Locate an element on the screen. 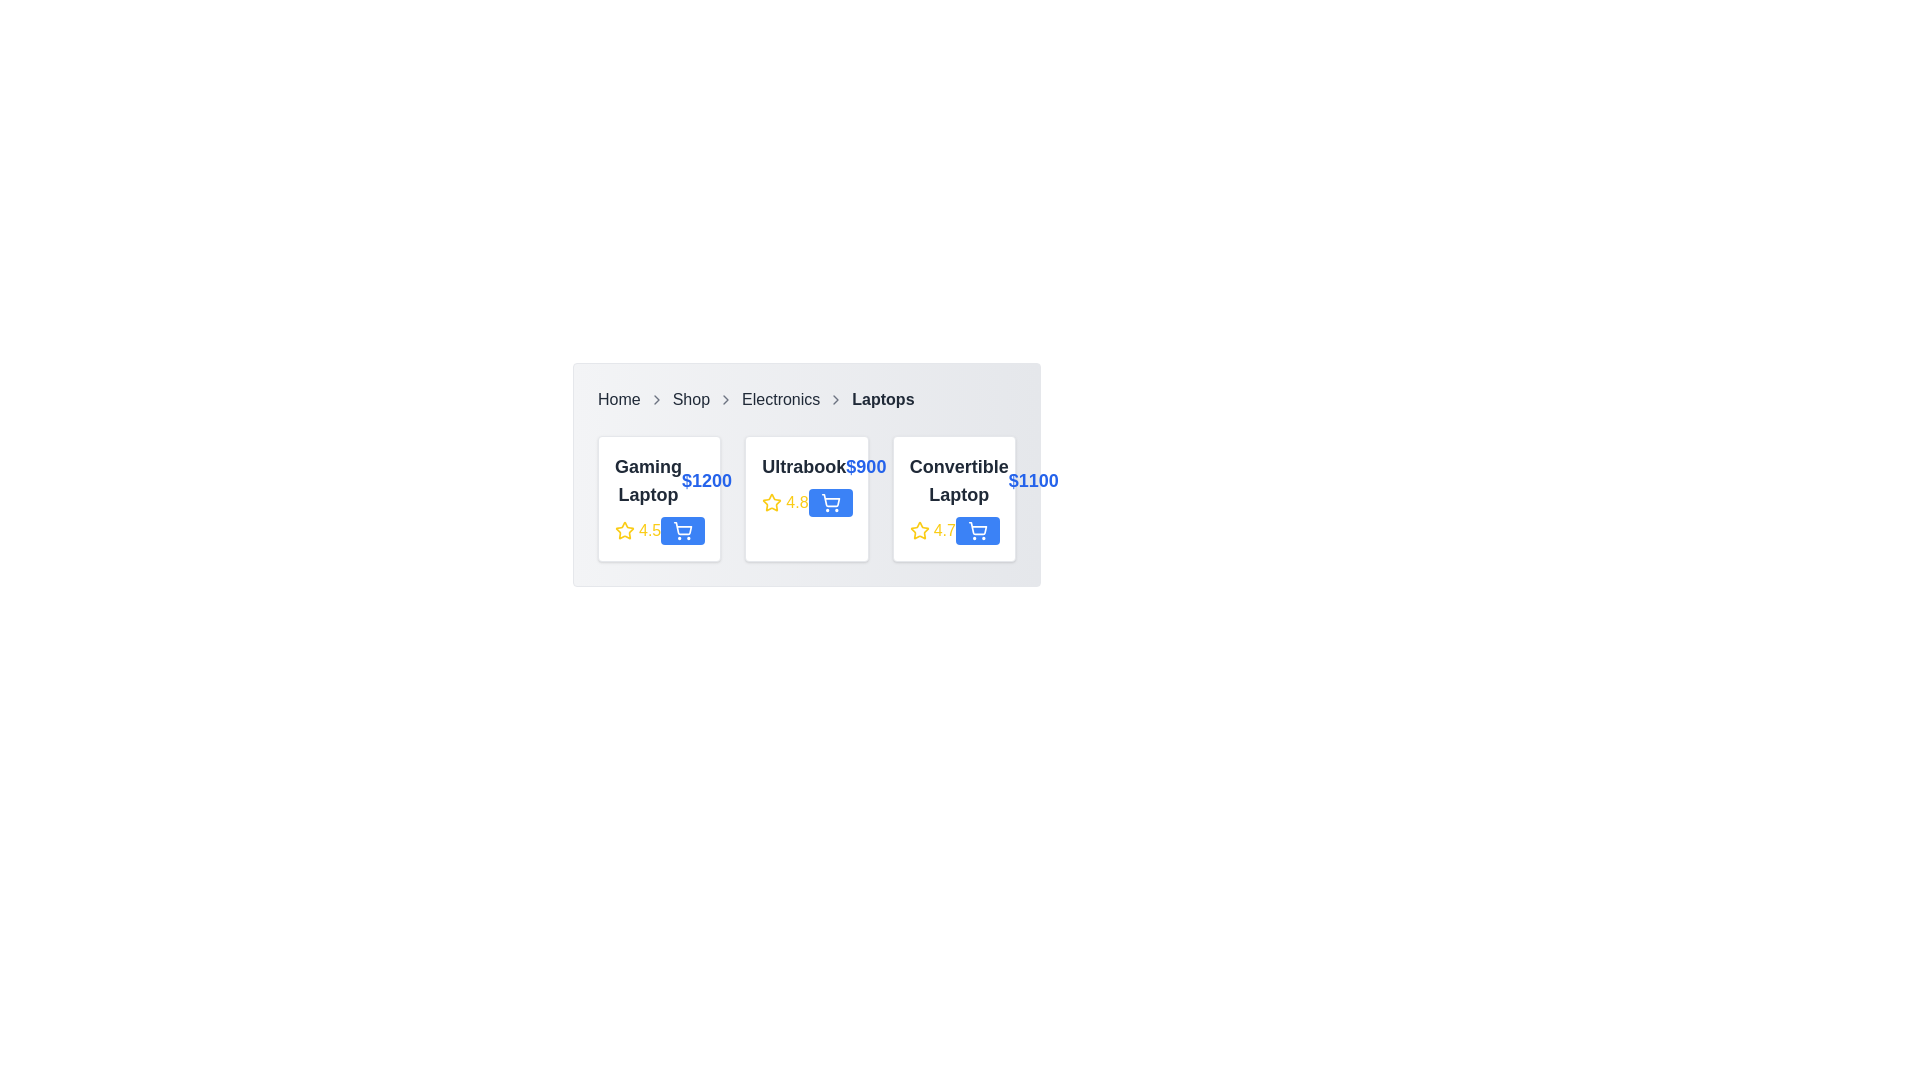  text value of the Rating display for the 'Convertible Laptop', which is located below the product title and price, to the left of the shopping cart button is located at coordinates (931, 530).